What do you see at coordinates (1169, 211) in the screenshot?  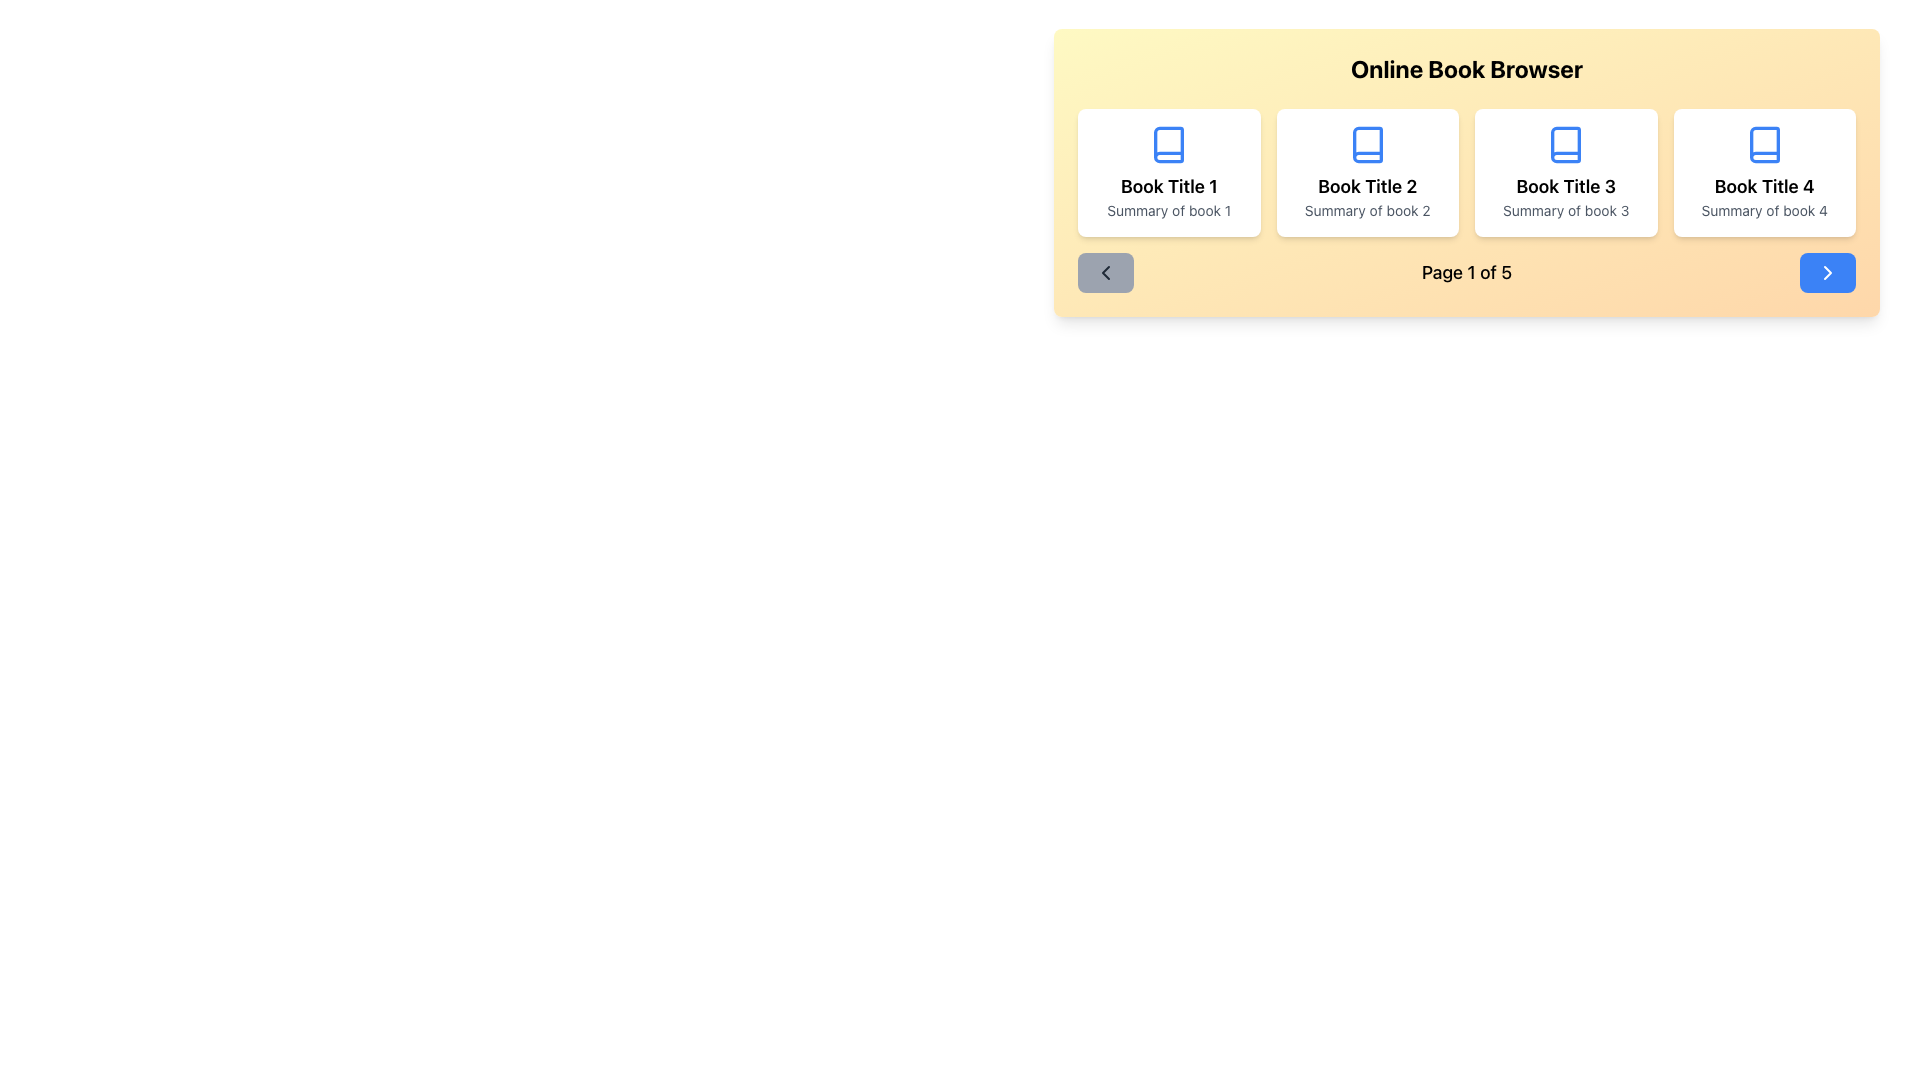 I see `the static text label providing a brief description of 'Book Title 1', located within the first card of a horizontally arranged set of book cards` at bounding box center [1169, 211].